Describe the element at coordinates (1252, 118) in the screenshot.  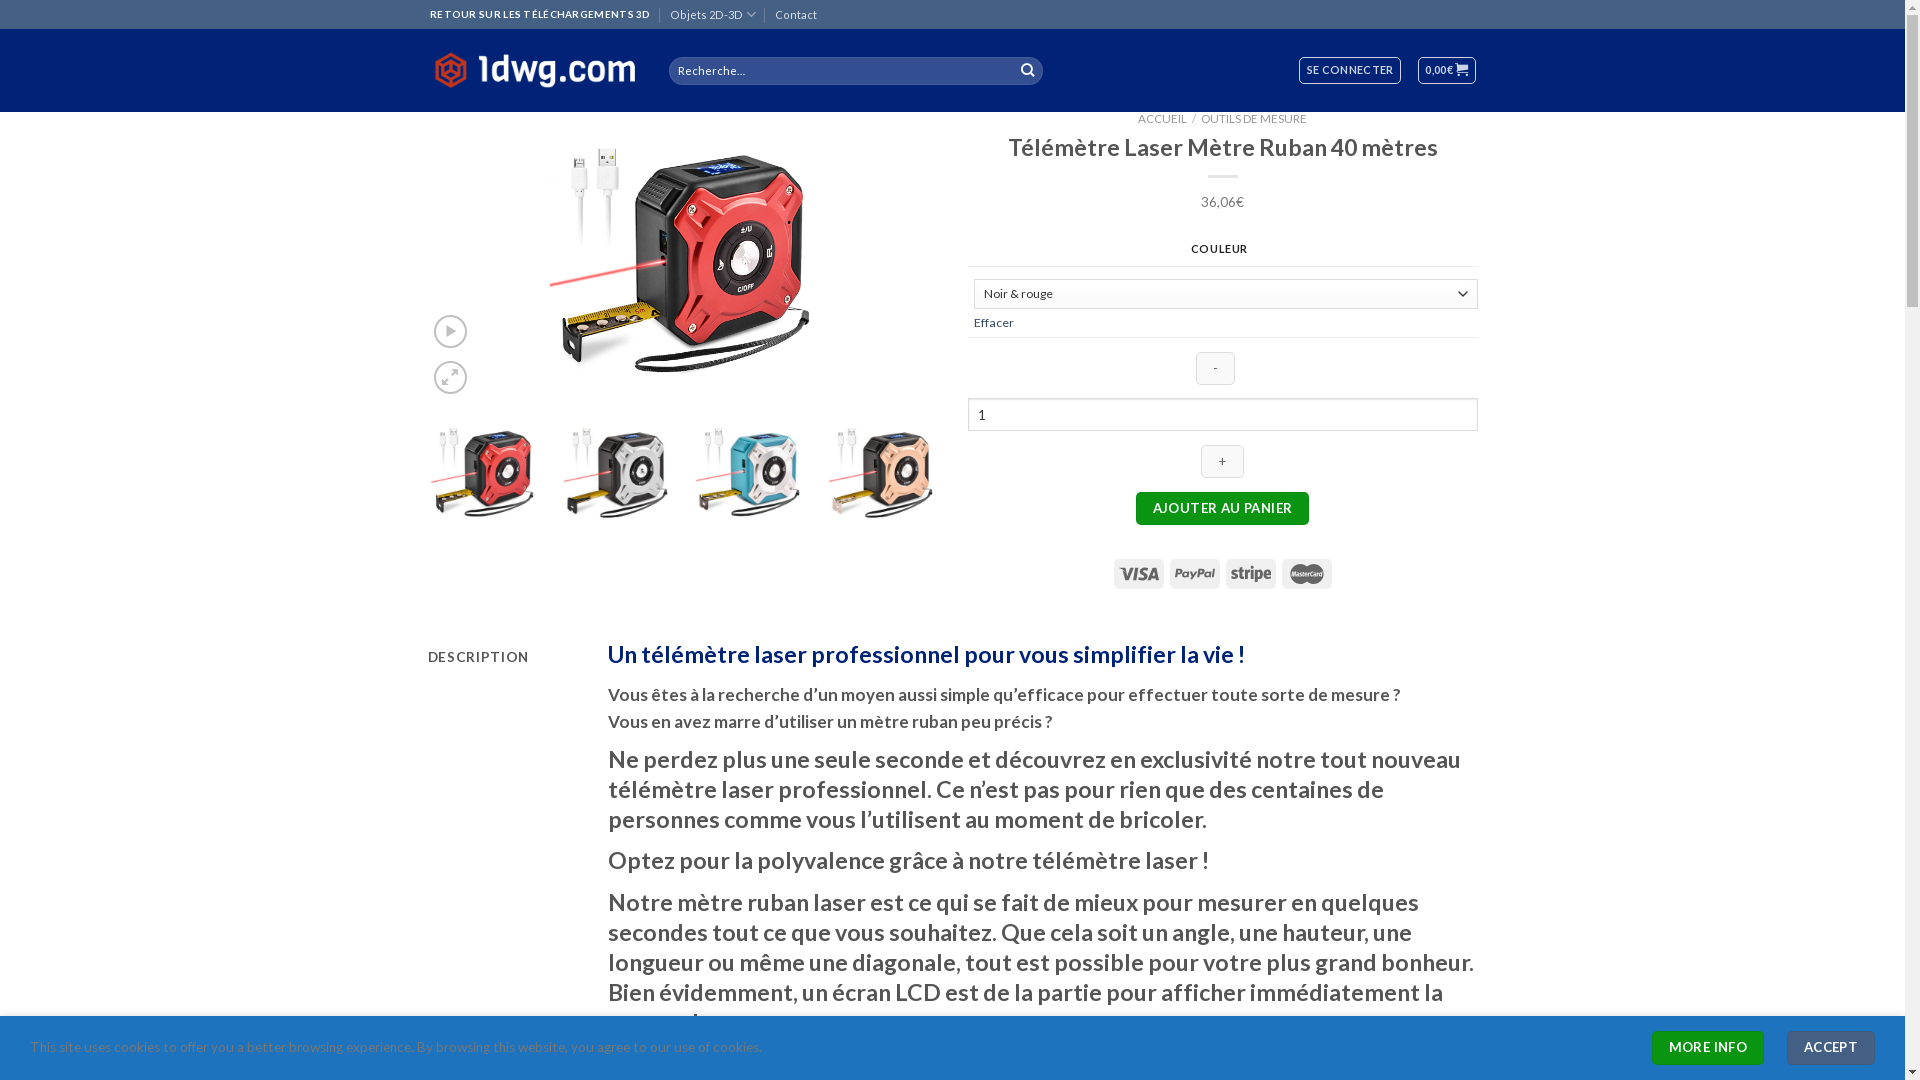
I see `'OUTILS DE MESURE'` at that location.